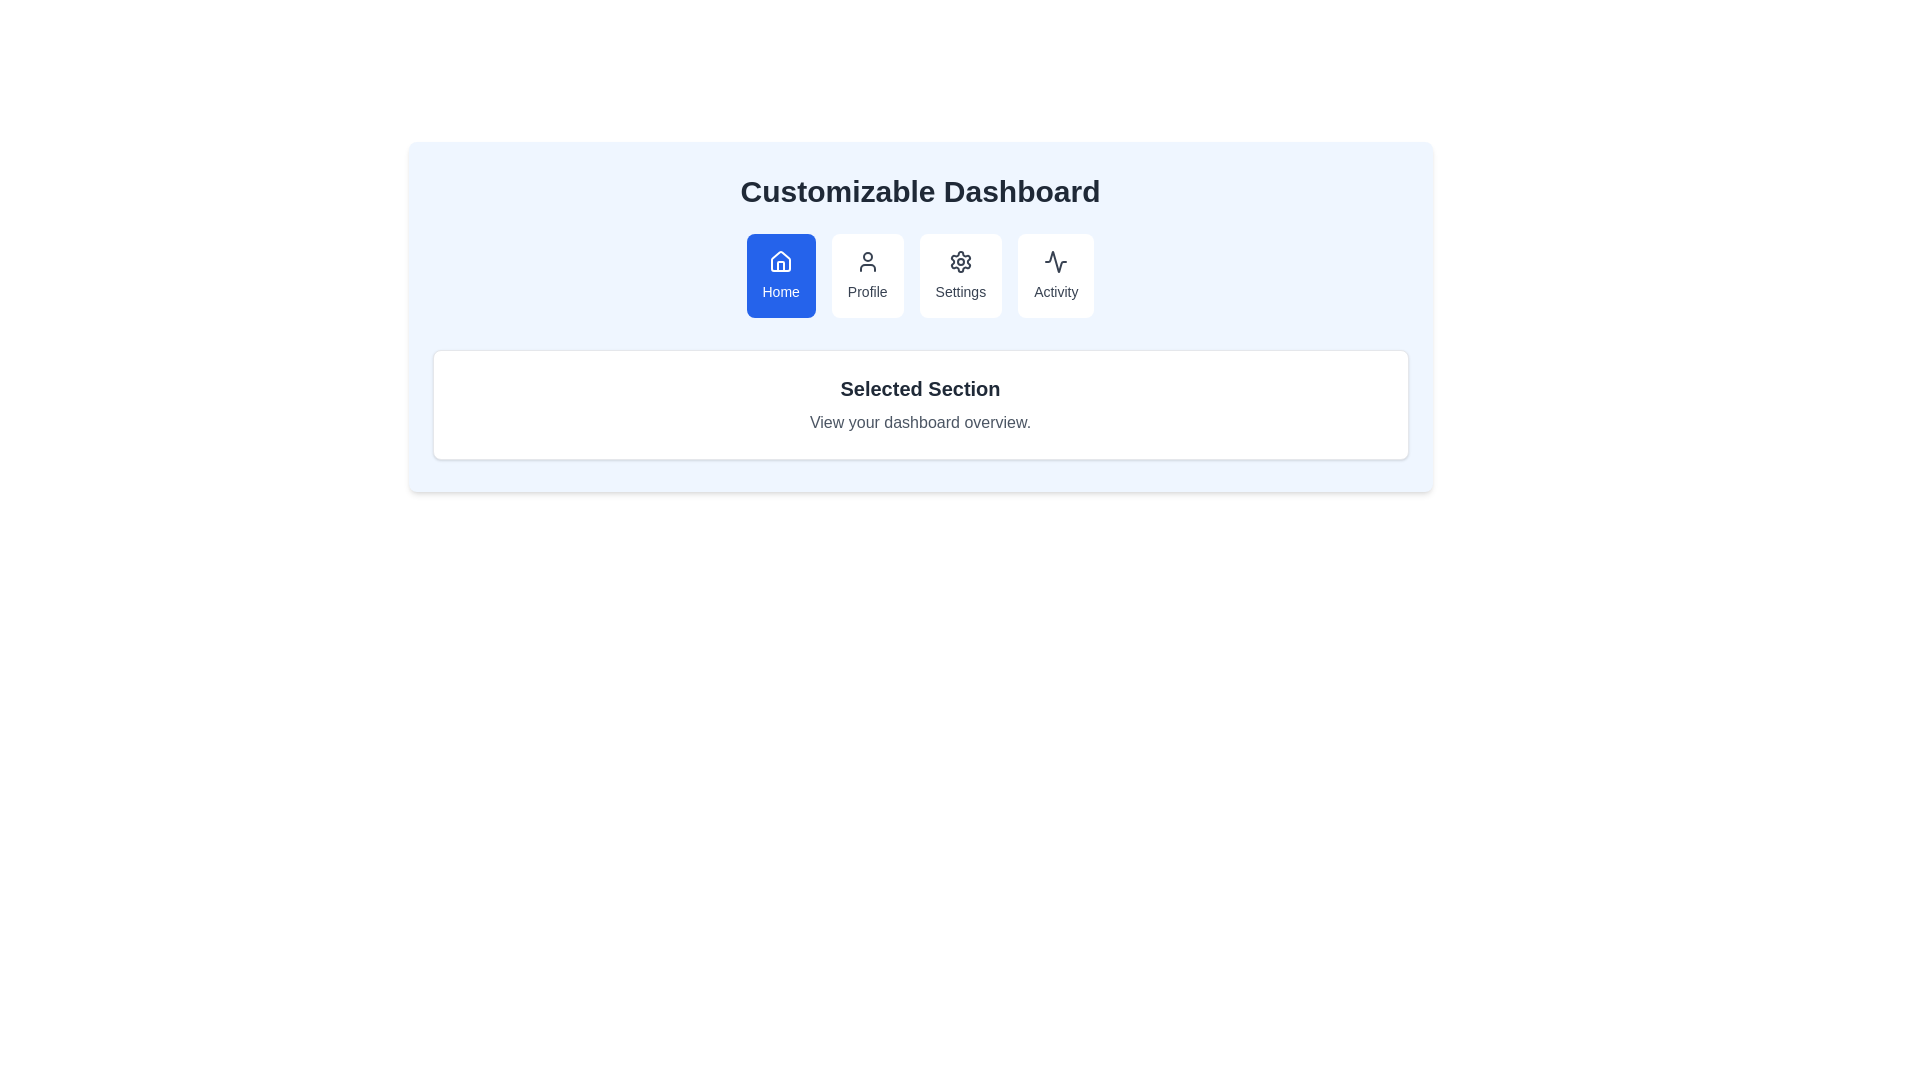 This screenshot has height=1080, width=1920. What do you see at coordinates (780, 260) in the screenshot?
I see `the 'Home' icon located in the top navigation bar, which is represented by an SVG element with the class 'lucide lucide-house'` at bounding box center [780, 260].